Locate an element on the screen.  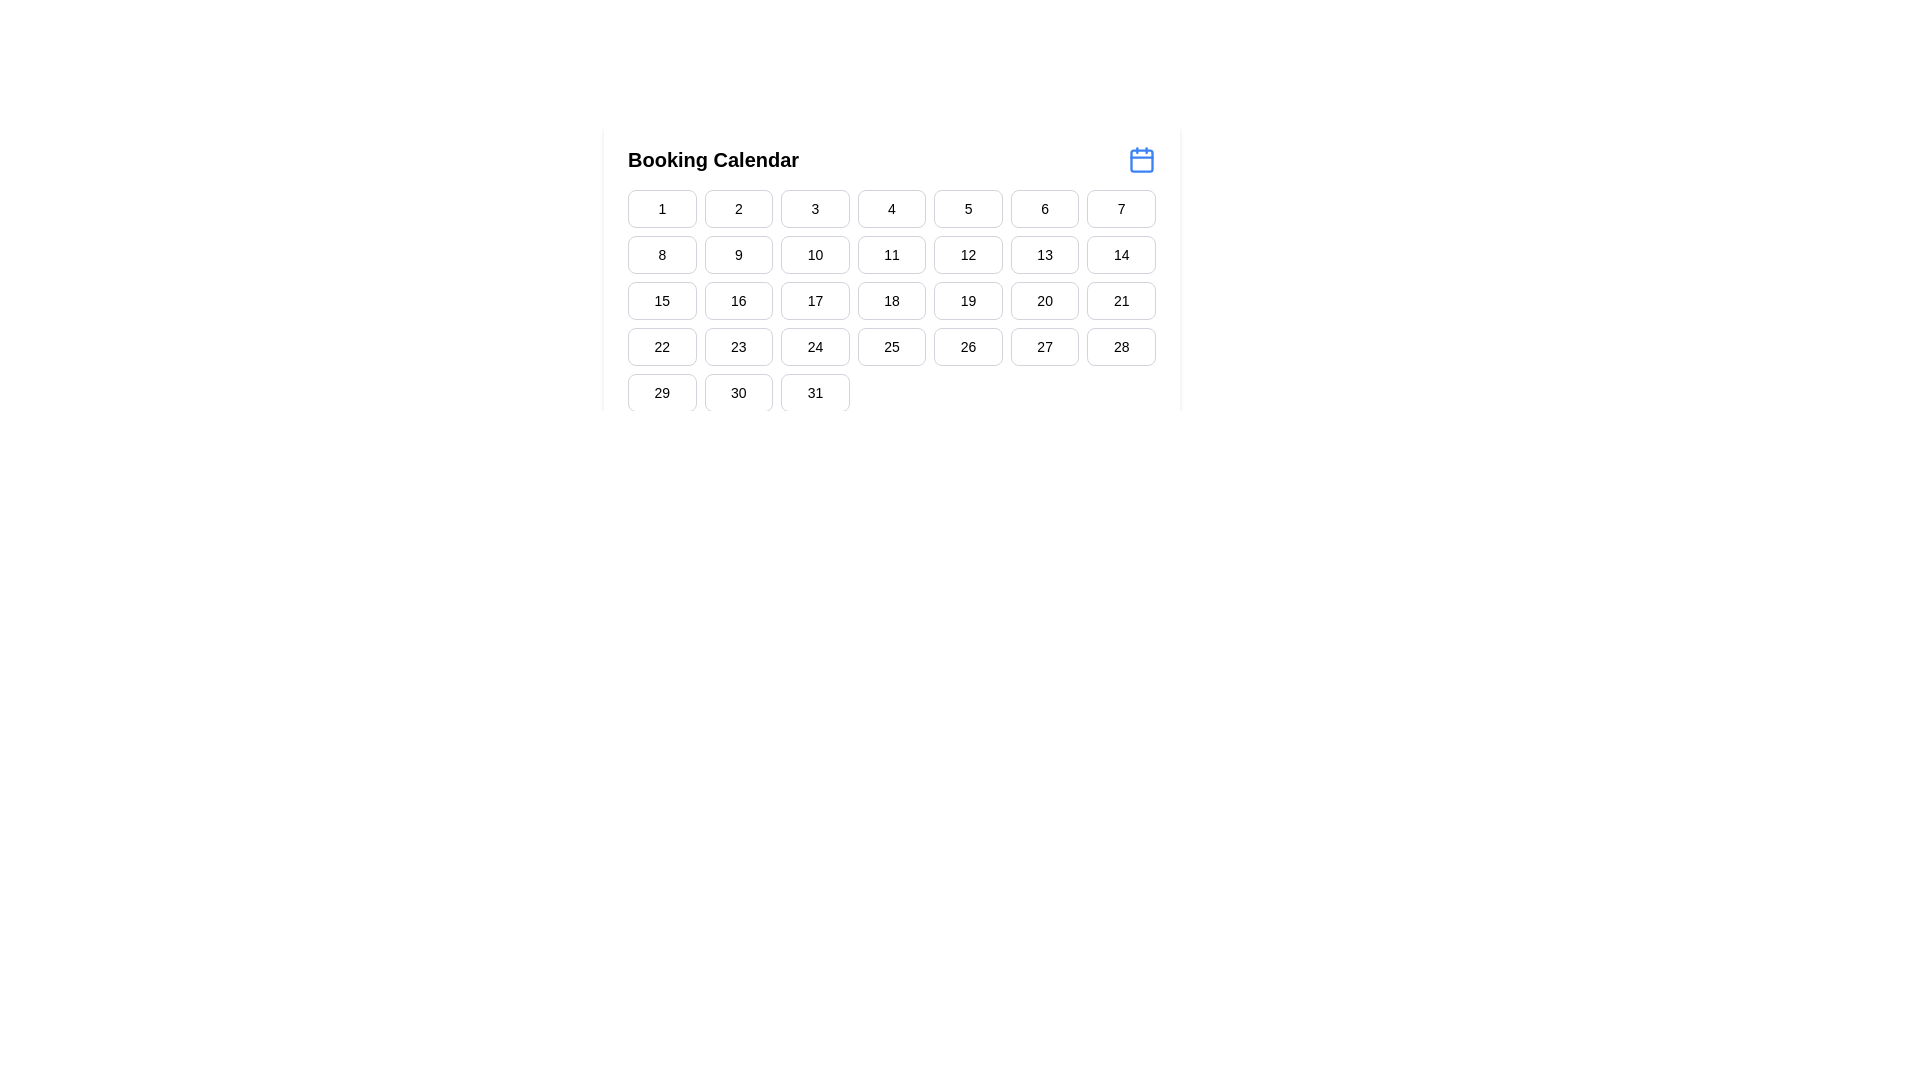
the selectable date button for the 6th of the month in the Booking Calendar is located at coordinates (1044, 208).